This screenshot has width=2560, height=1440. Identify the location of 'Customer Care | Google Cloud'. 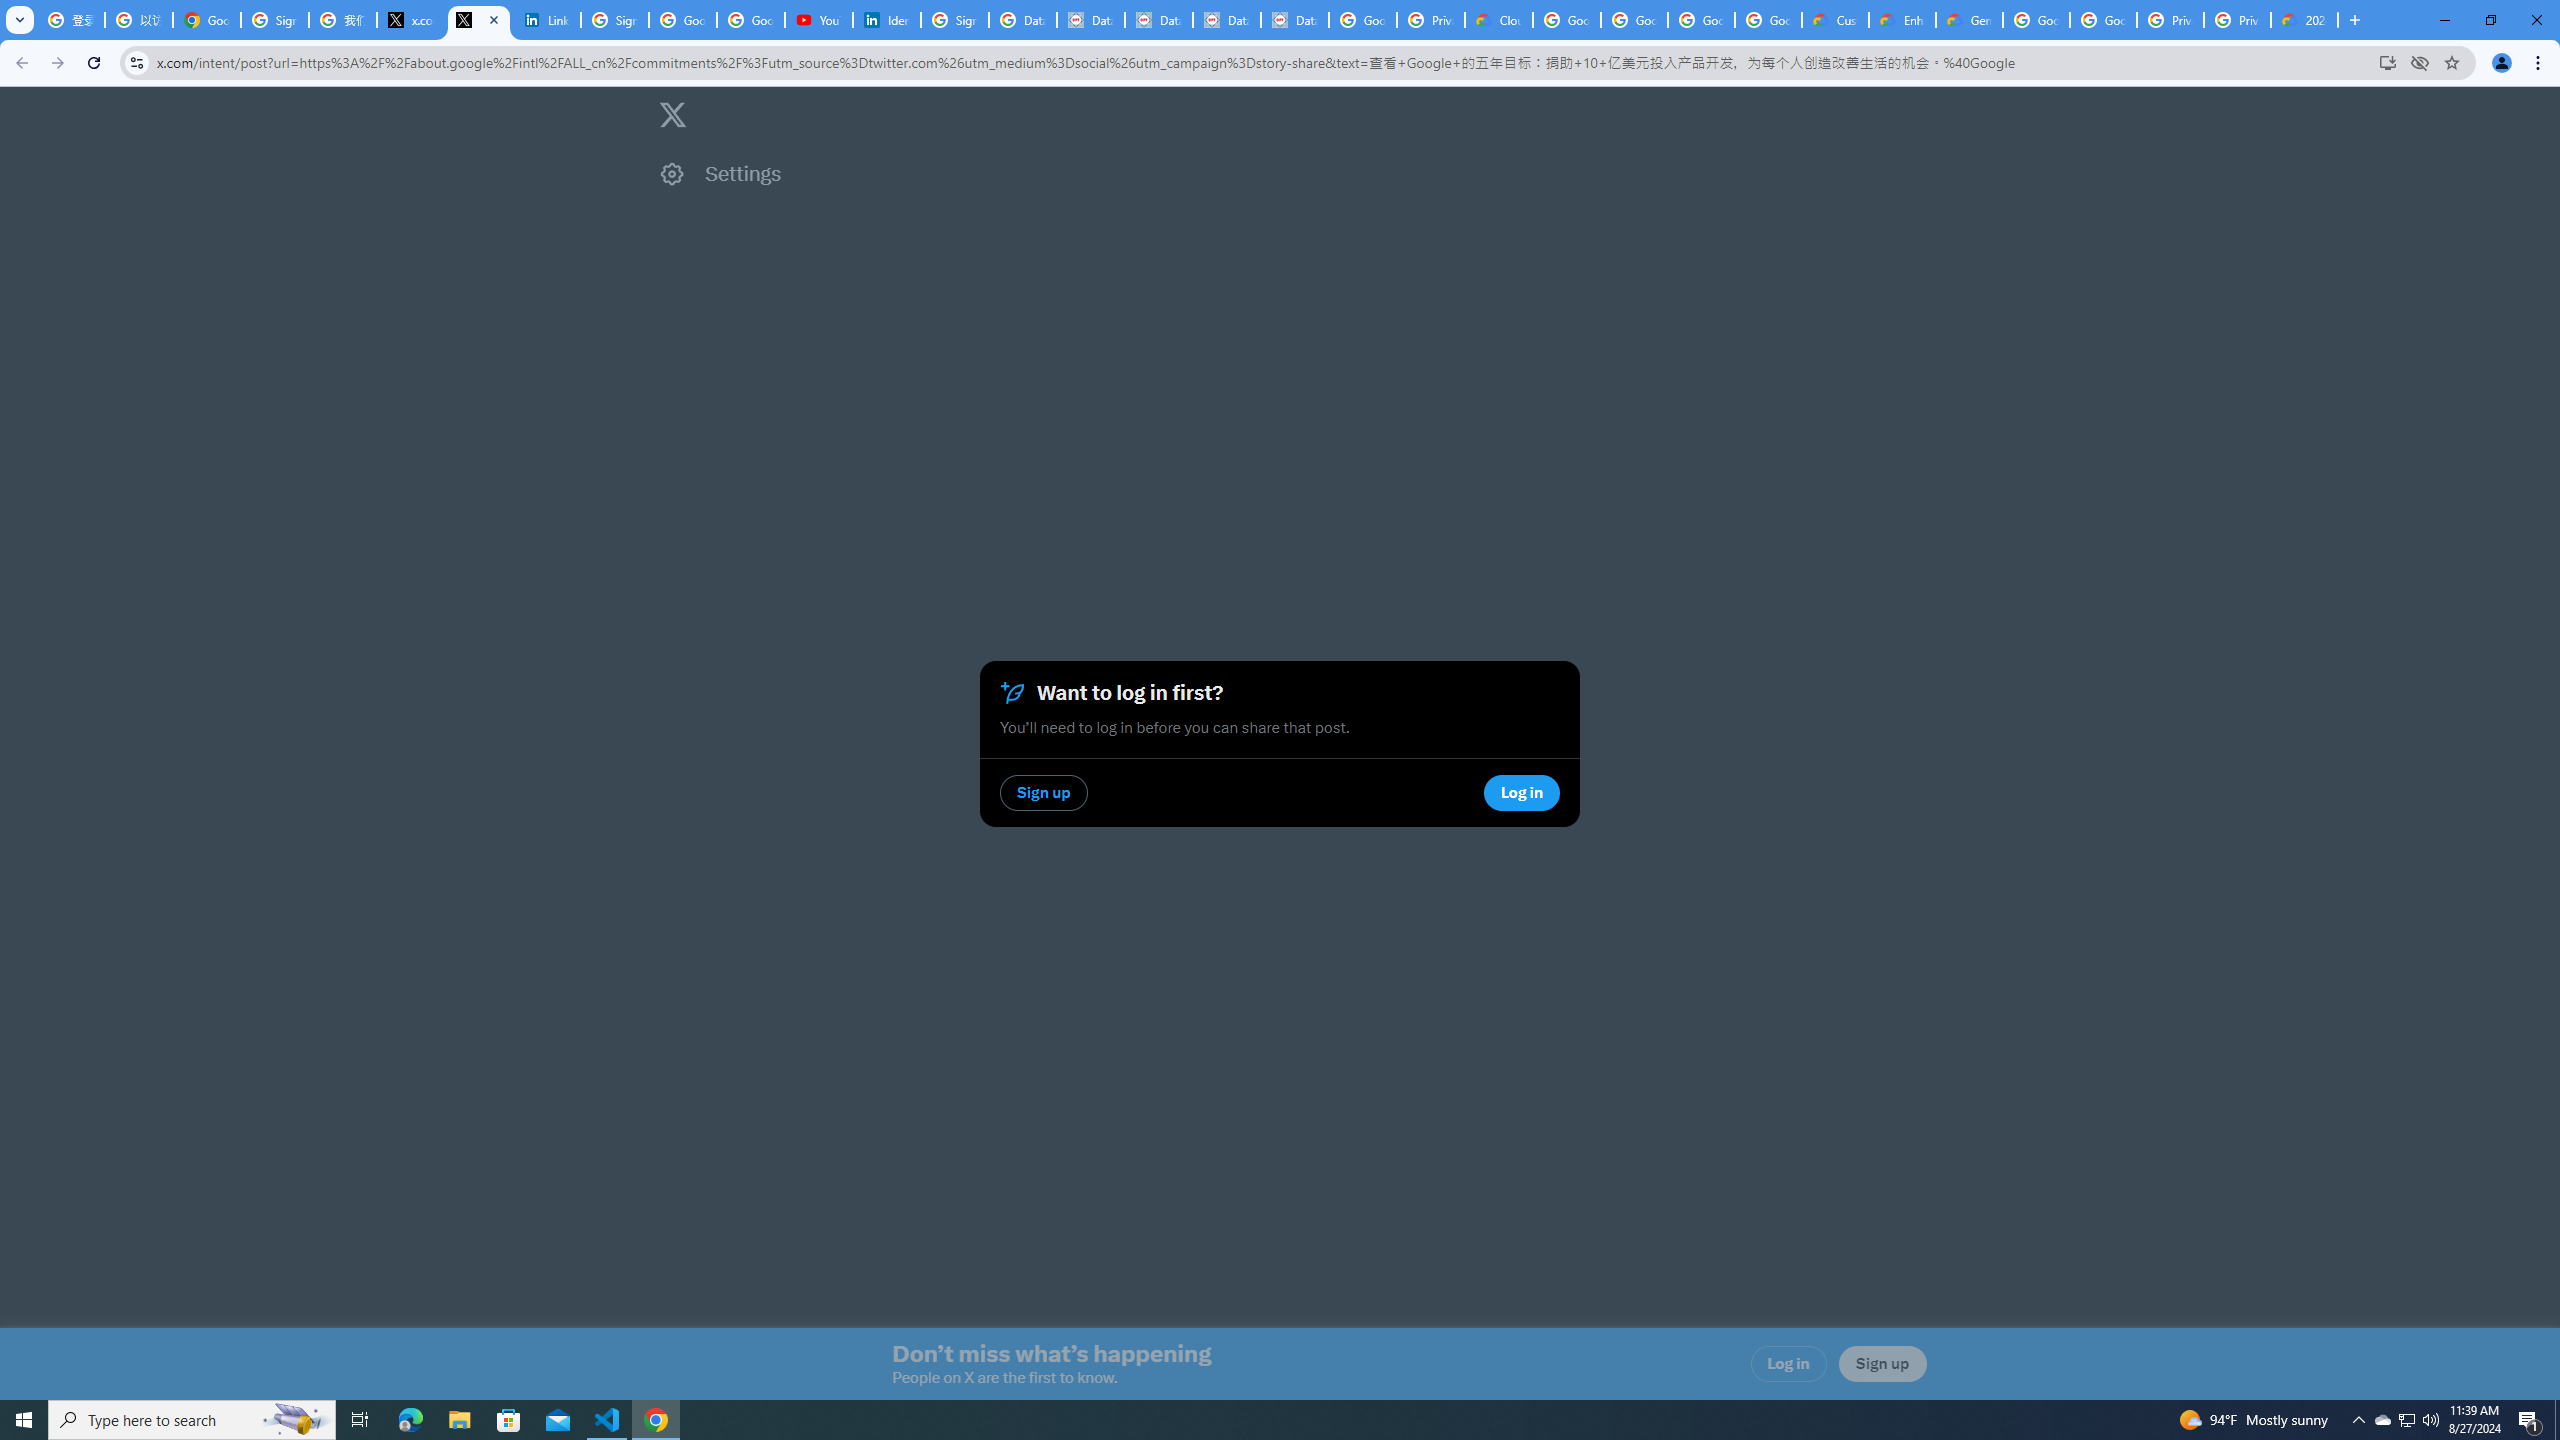
(1834, 19).